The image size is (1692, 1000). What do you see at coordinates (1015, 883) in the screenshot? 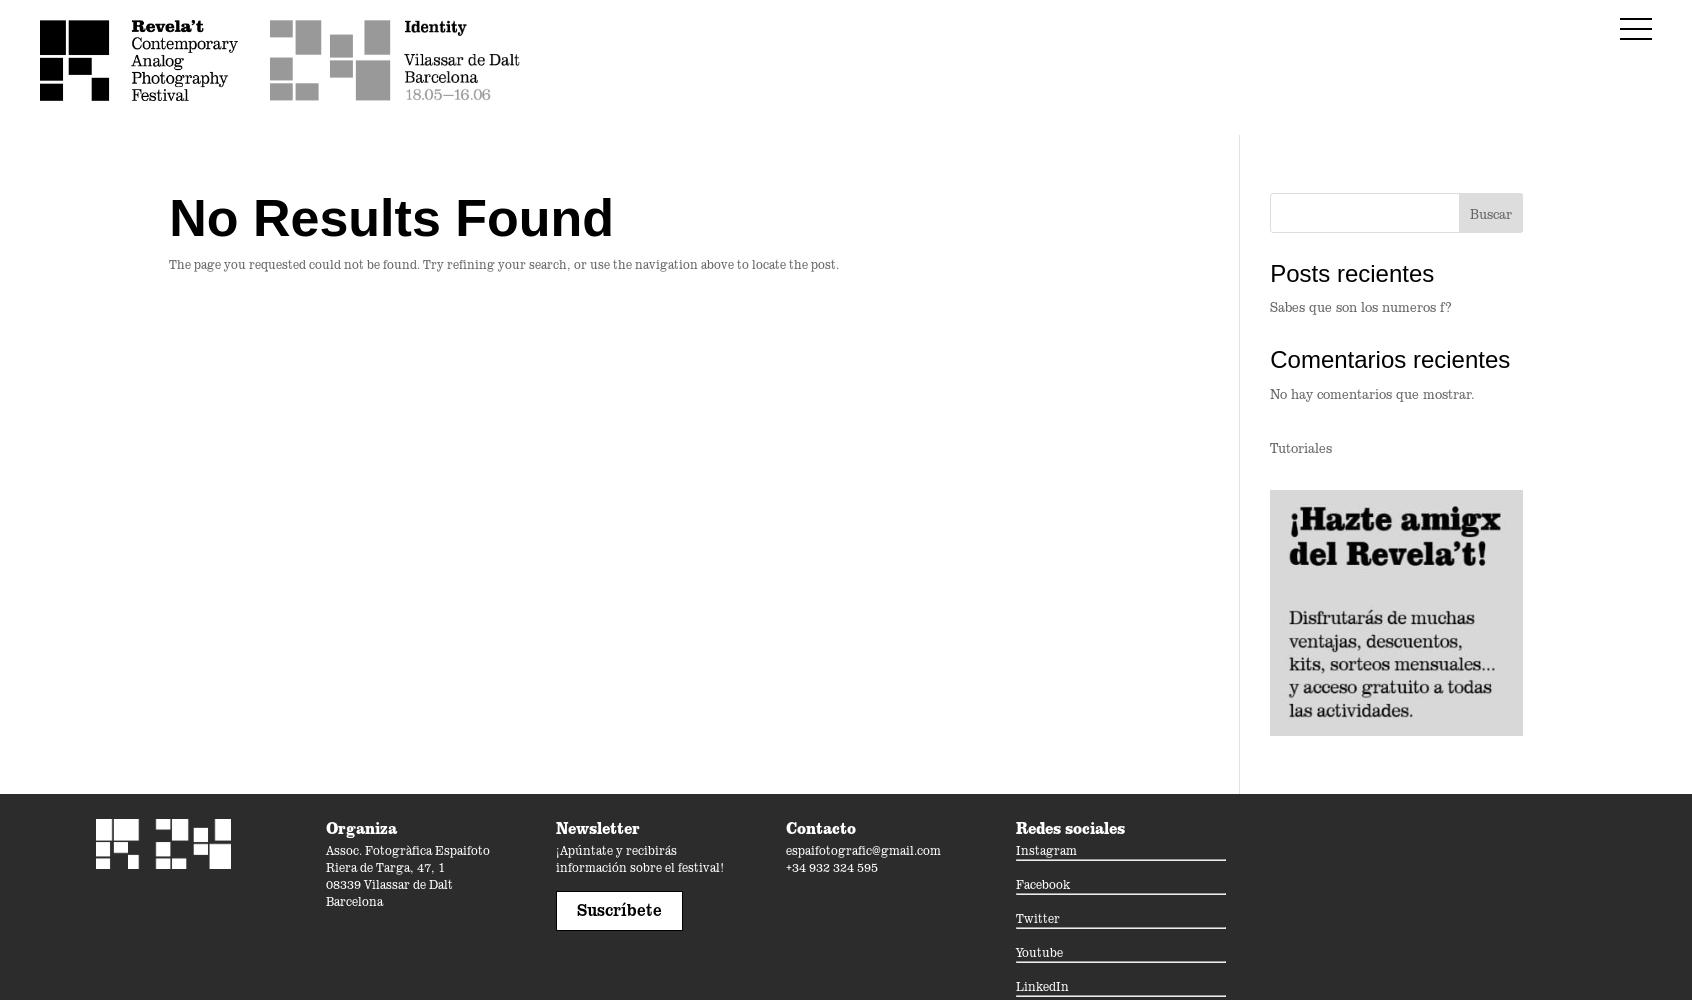
I see `'Facebook'` at bounding box center [1015, 883].